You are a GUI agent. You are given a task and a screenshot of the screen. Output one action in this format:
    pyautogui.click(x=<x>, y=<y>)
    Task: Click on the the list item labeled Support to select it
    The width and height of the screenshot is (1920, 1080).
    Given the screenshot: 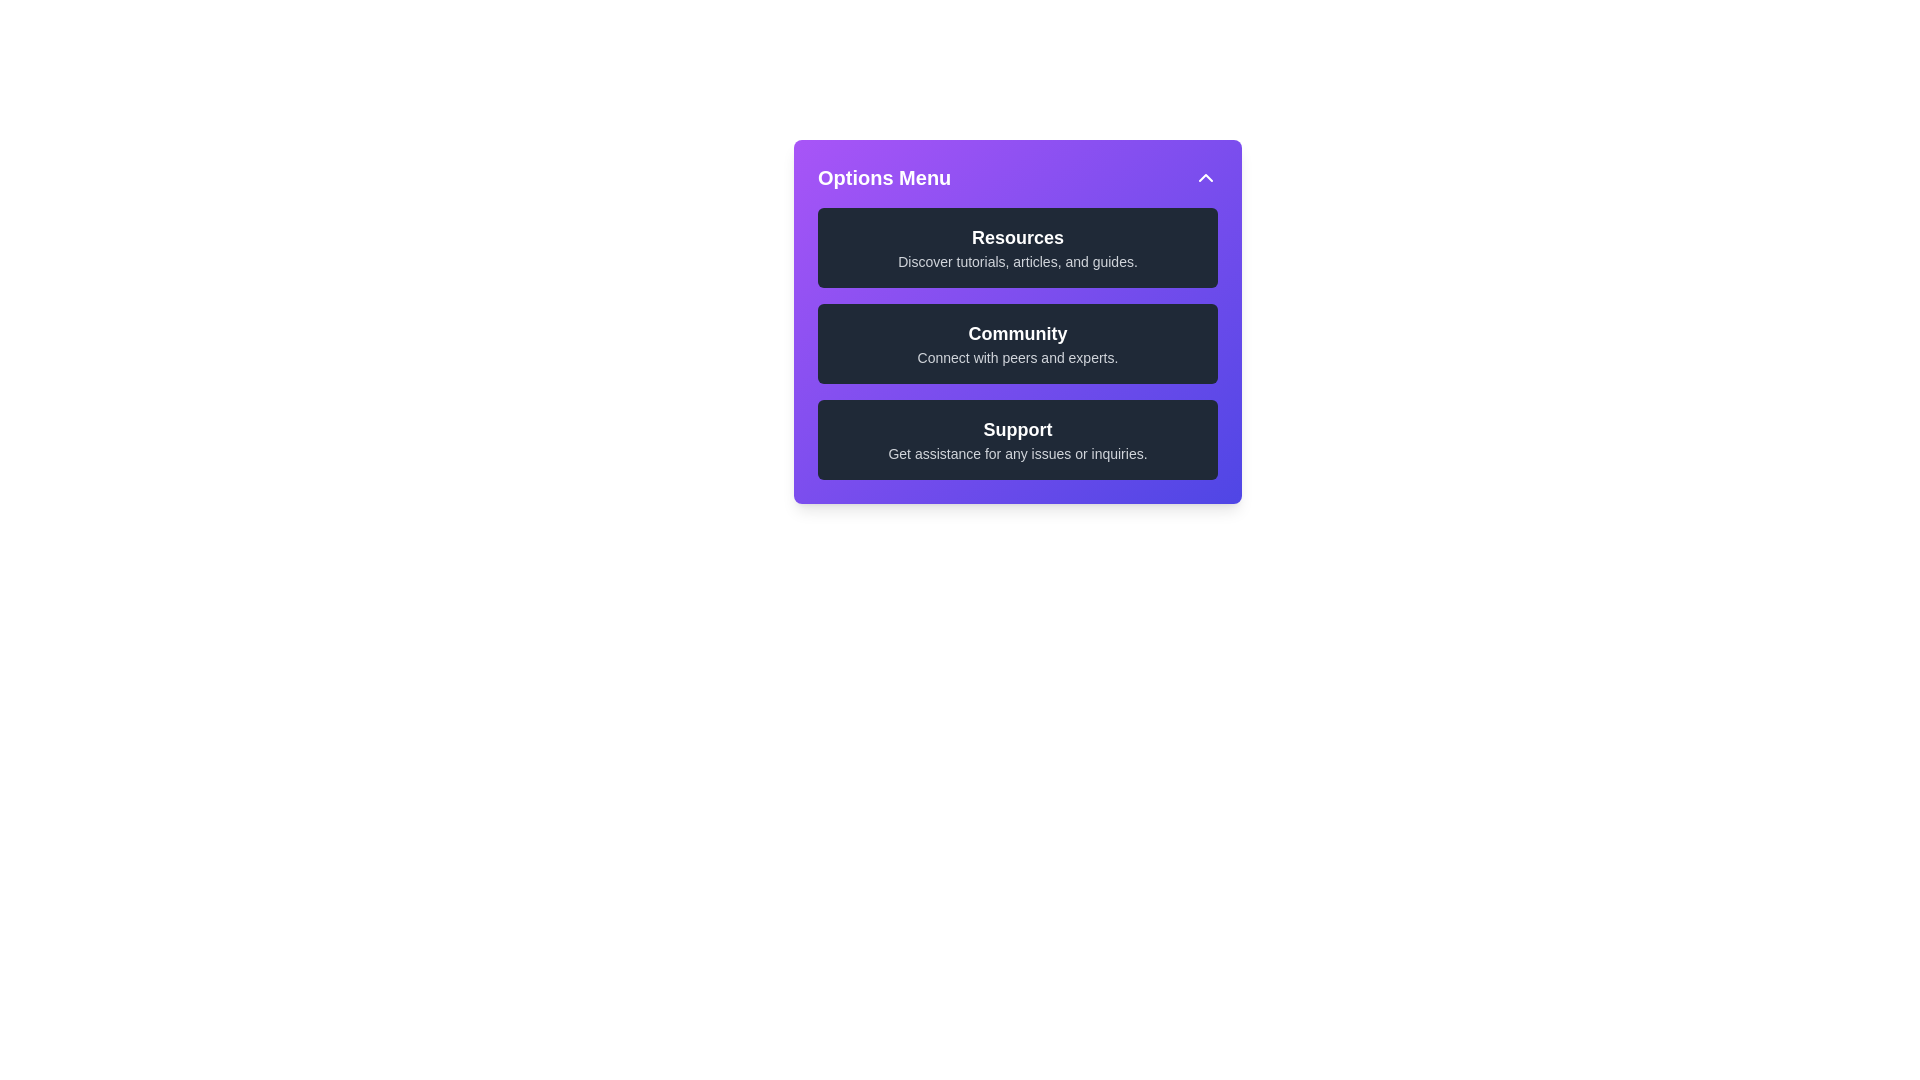 What is the action you would take?
    pyautogui.click(x=1017, y=438)
    